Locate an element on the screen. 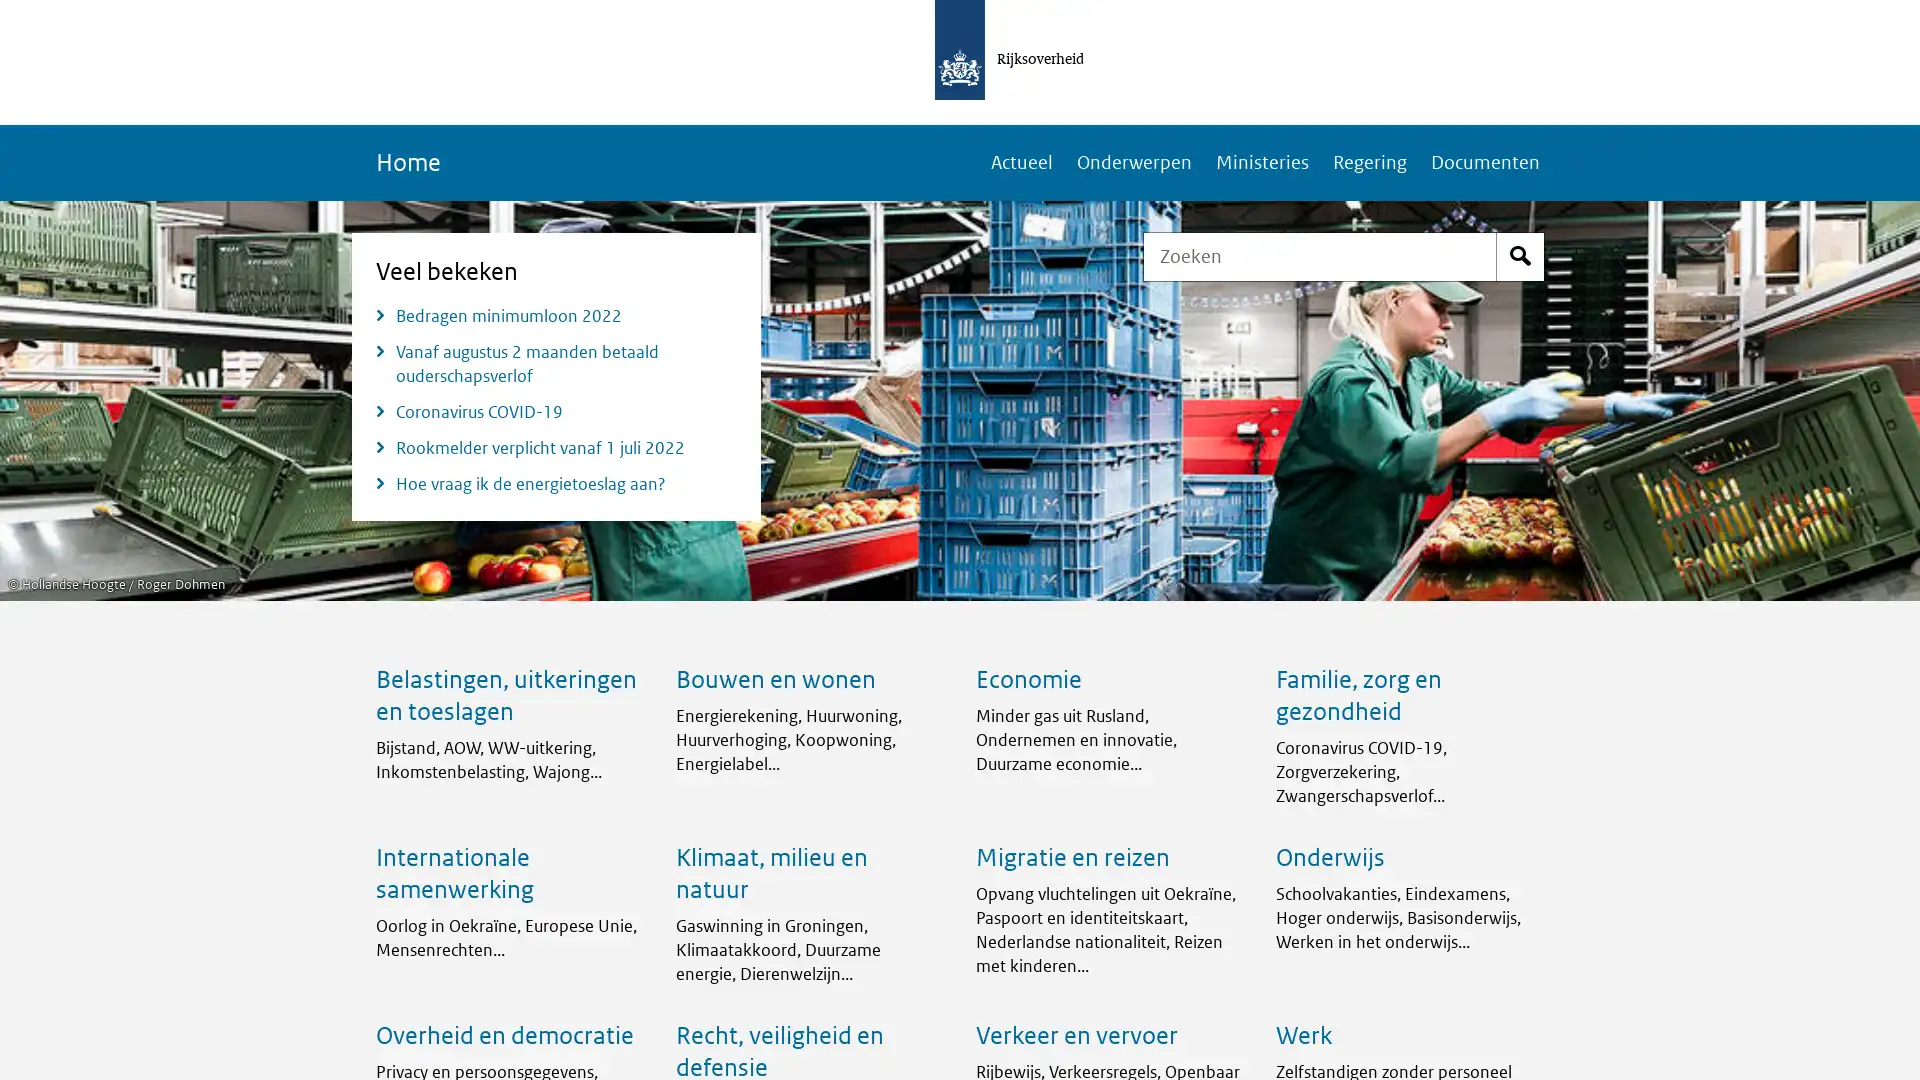 This screenshot has width=1920, height=1080. Start zoeken is located at coordinates (1520, 256).